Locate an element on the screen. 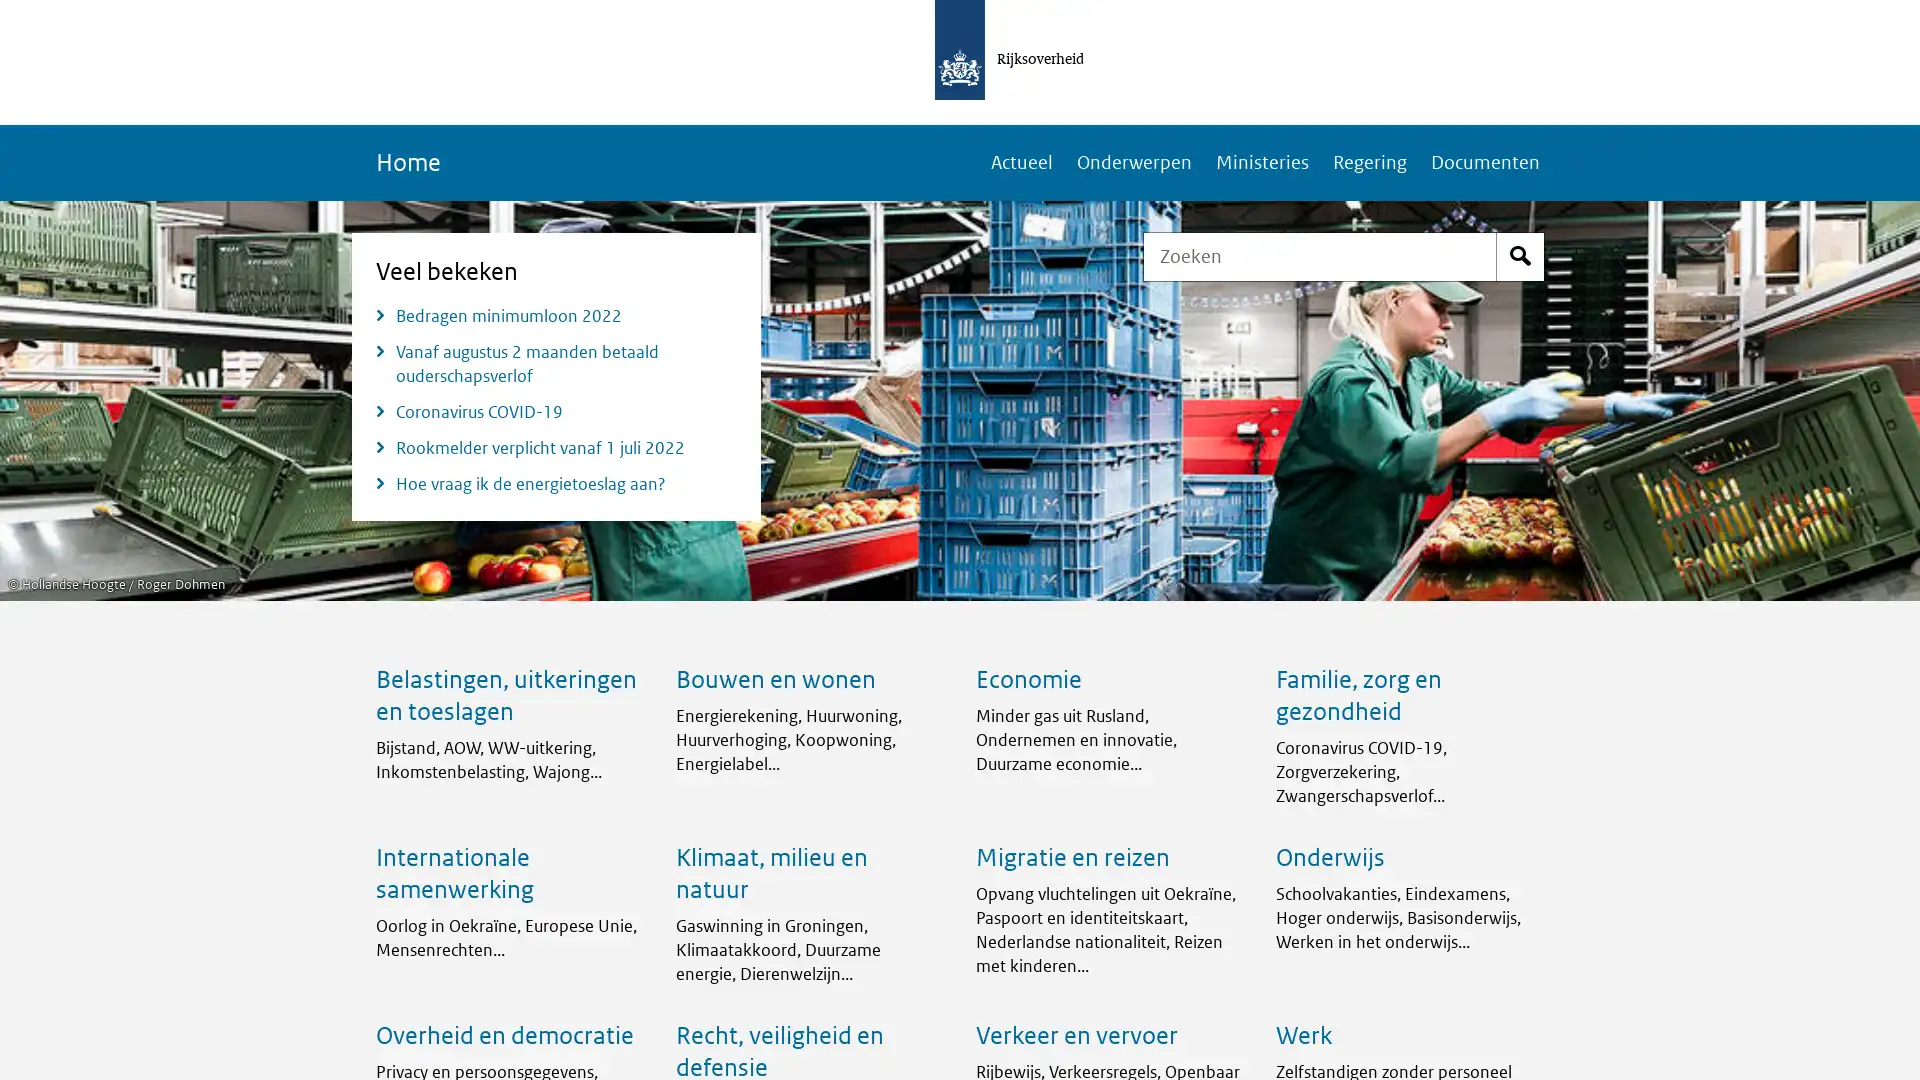 This screenshot has width=1920, height=1080. Start zoeken is located at coordinates (1520, 256).